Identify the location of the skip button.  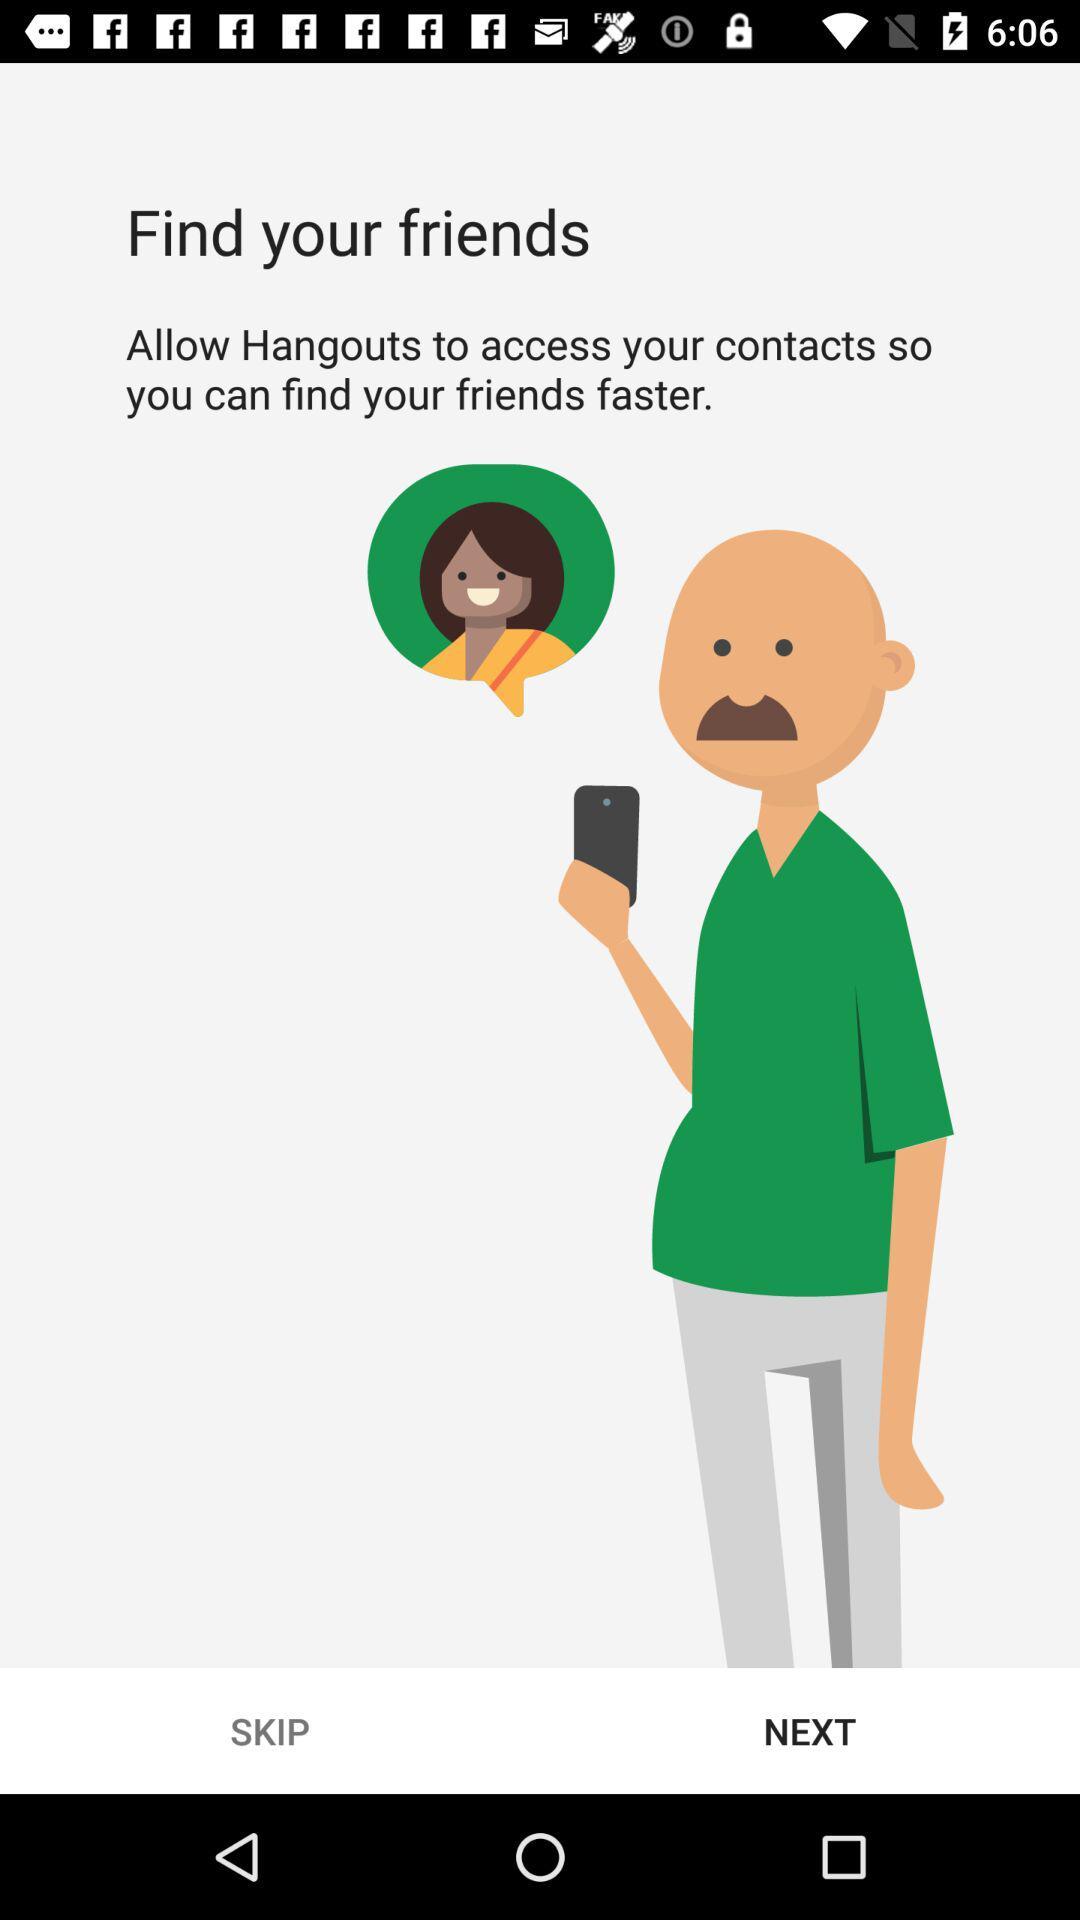
(270, 1730).